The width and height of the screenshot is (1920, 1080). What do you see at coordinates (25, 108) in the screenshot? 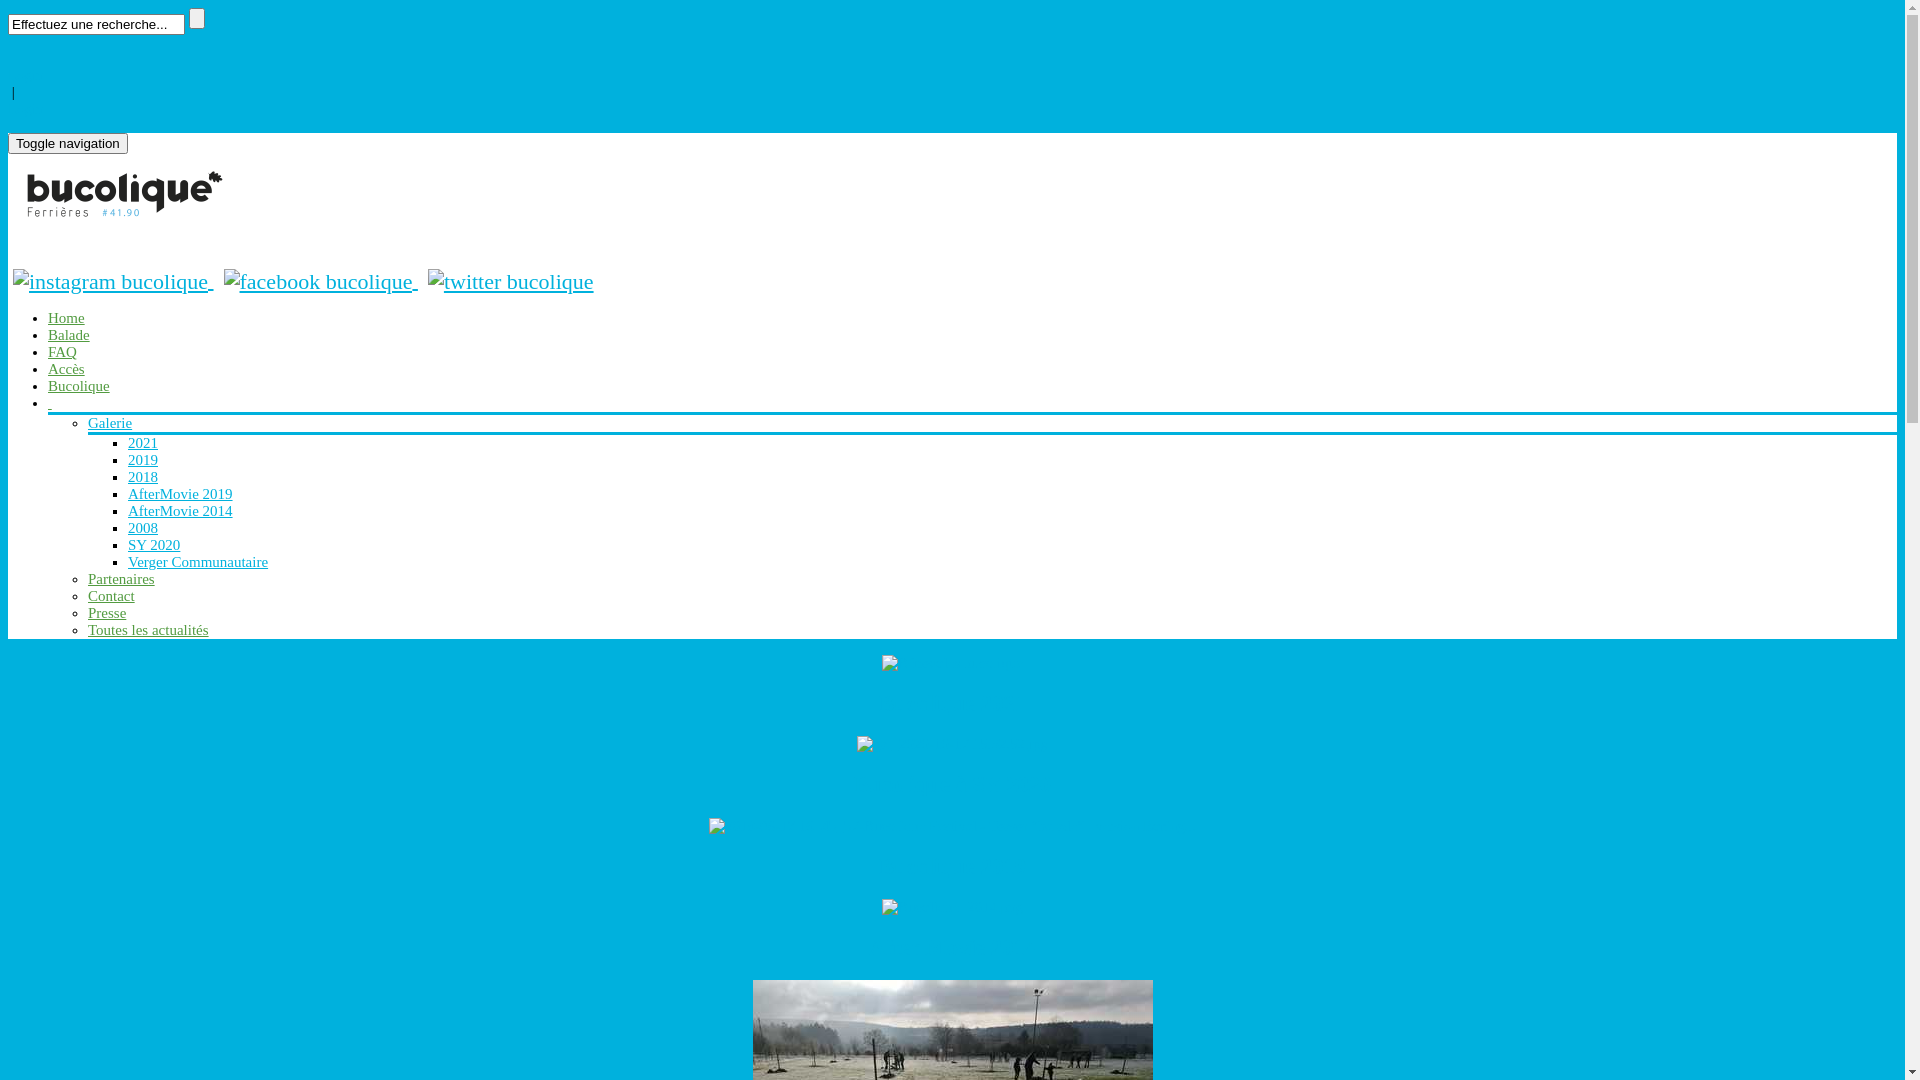
I see `'Login'` at bounding box center [25, 108].